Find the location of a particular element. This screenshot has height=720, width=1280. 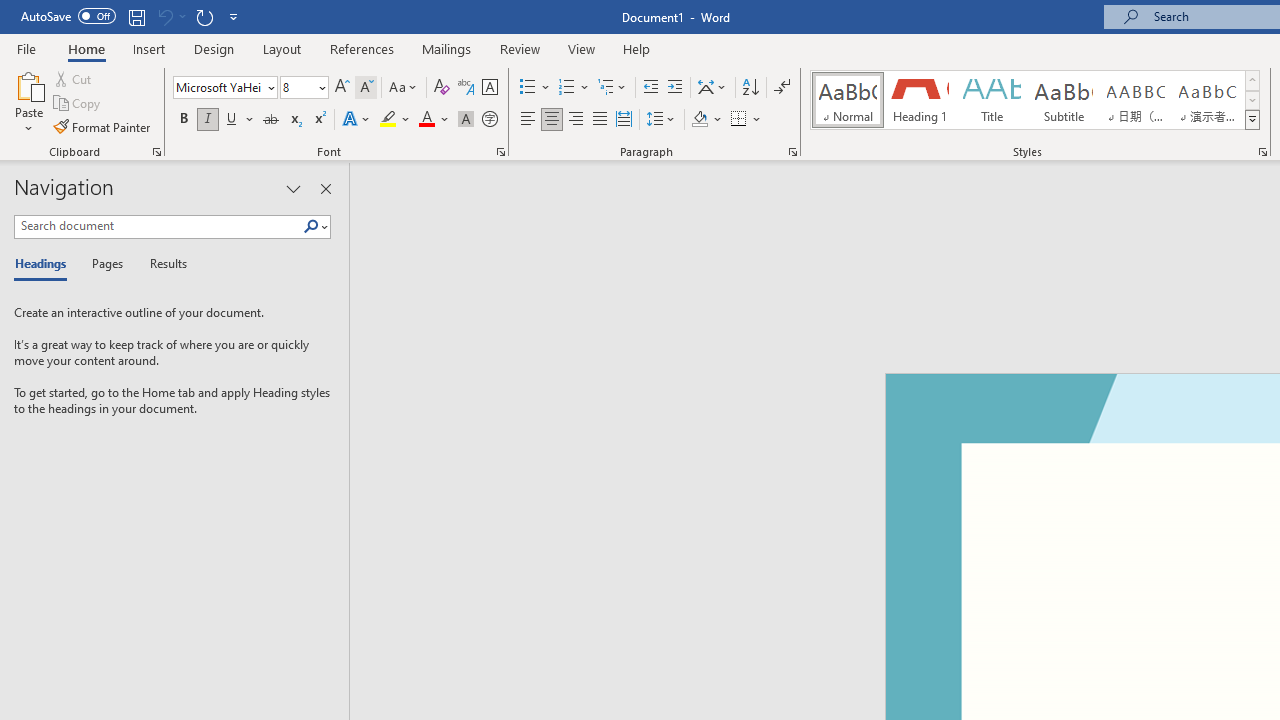

'Change Case' is located at coordinates (403, 86).